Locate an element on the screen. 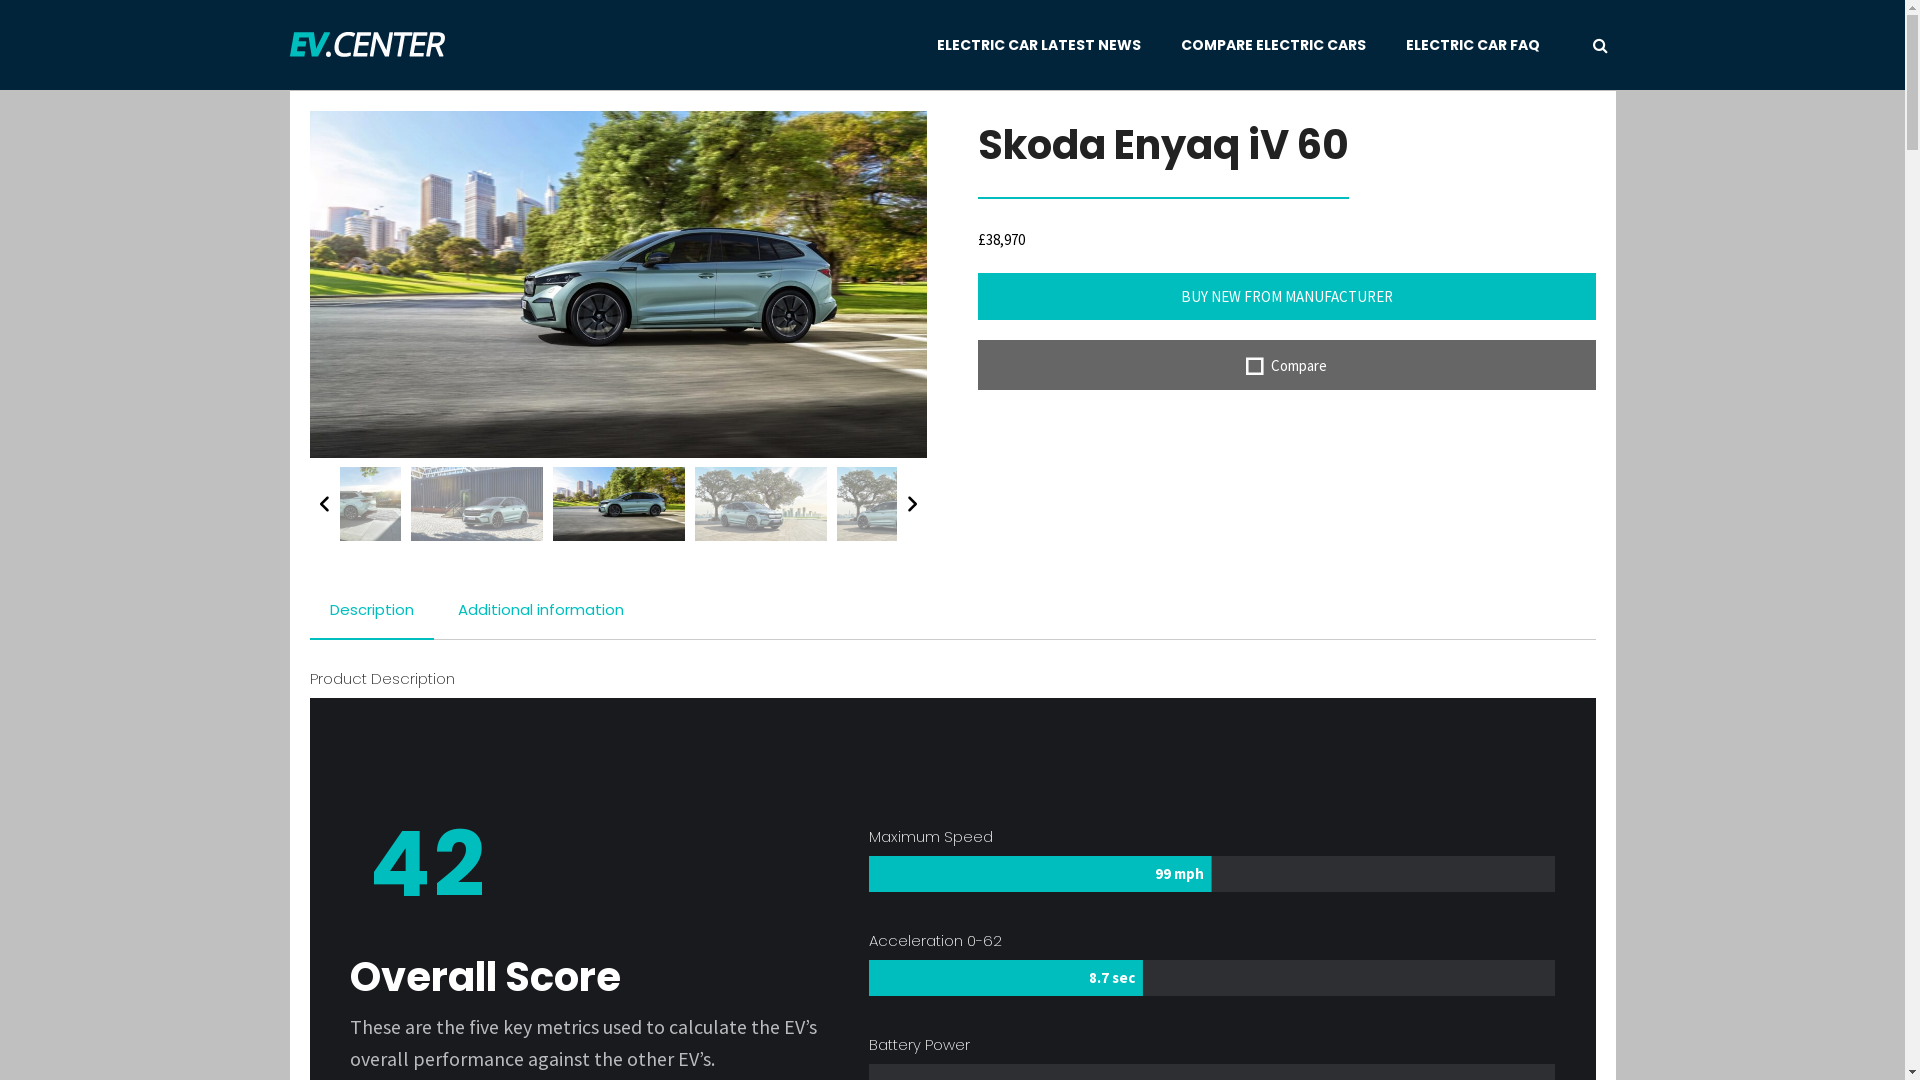 Image resolution: width=1920 pixels, height=1080 pixels. 'ELECTRIC CAR LATEST NEWS' is located at coordinates (1038, 45).